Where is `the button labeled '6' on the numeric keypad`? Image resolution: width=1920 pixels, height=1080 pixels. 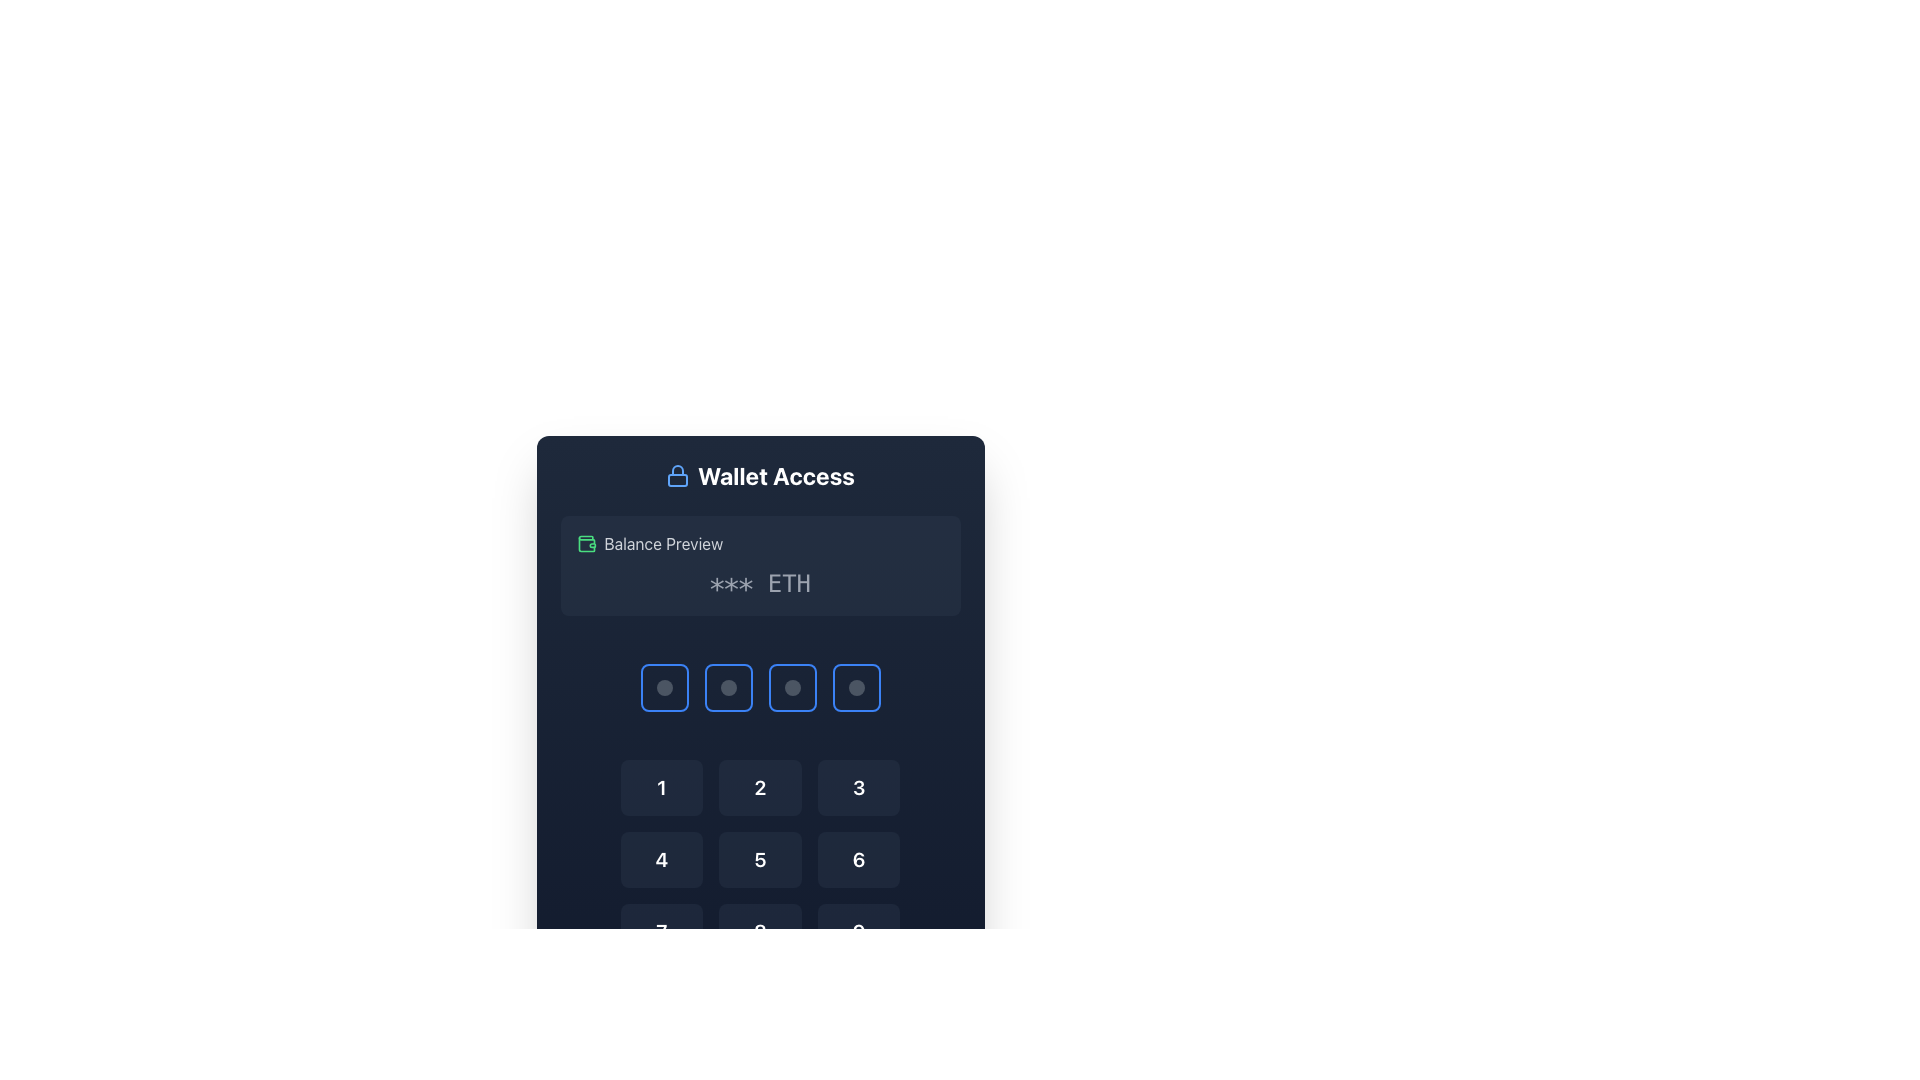
the button labeled '6' on the numeric keypad is located at coordinates (859, 859).